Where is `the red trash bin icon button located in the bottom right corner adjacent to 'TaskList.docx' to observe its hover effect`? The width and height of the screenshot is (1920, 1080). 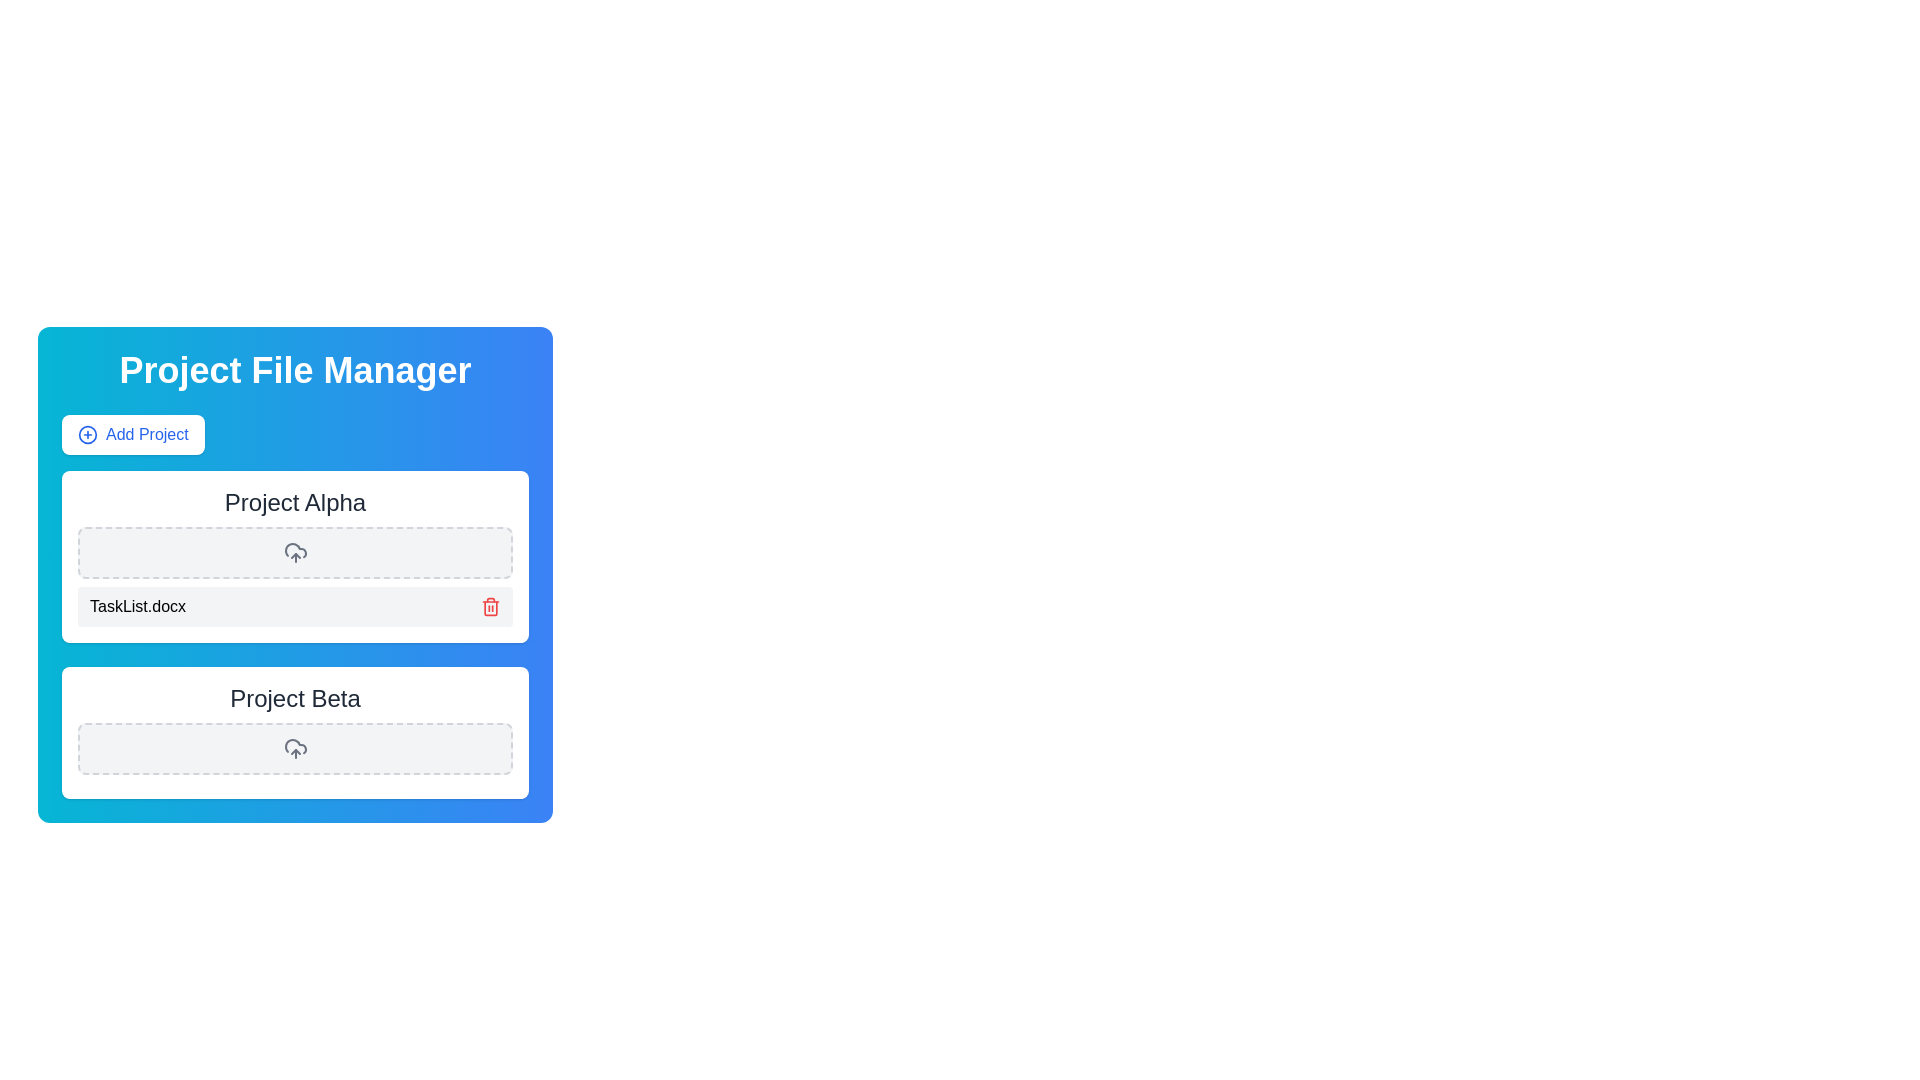 the red trash bin icon button located in the bottom right corner adjacent to 'TaskList.docx' to observe its hover effect is located at coordinates (490, 605).